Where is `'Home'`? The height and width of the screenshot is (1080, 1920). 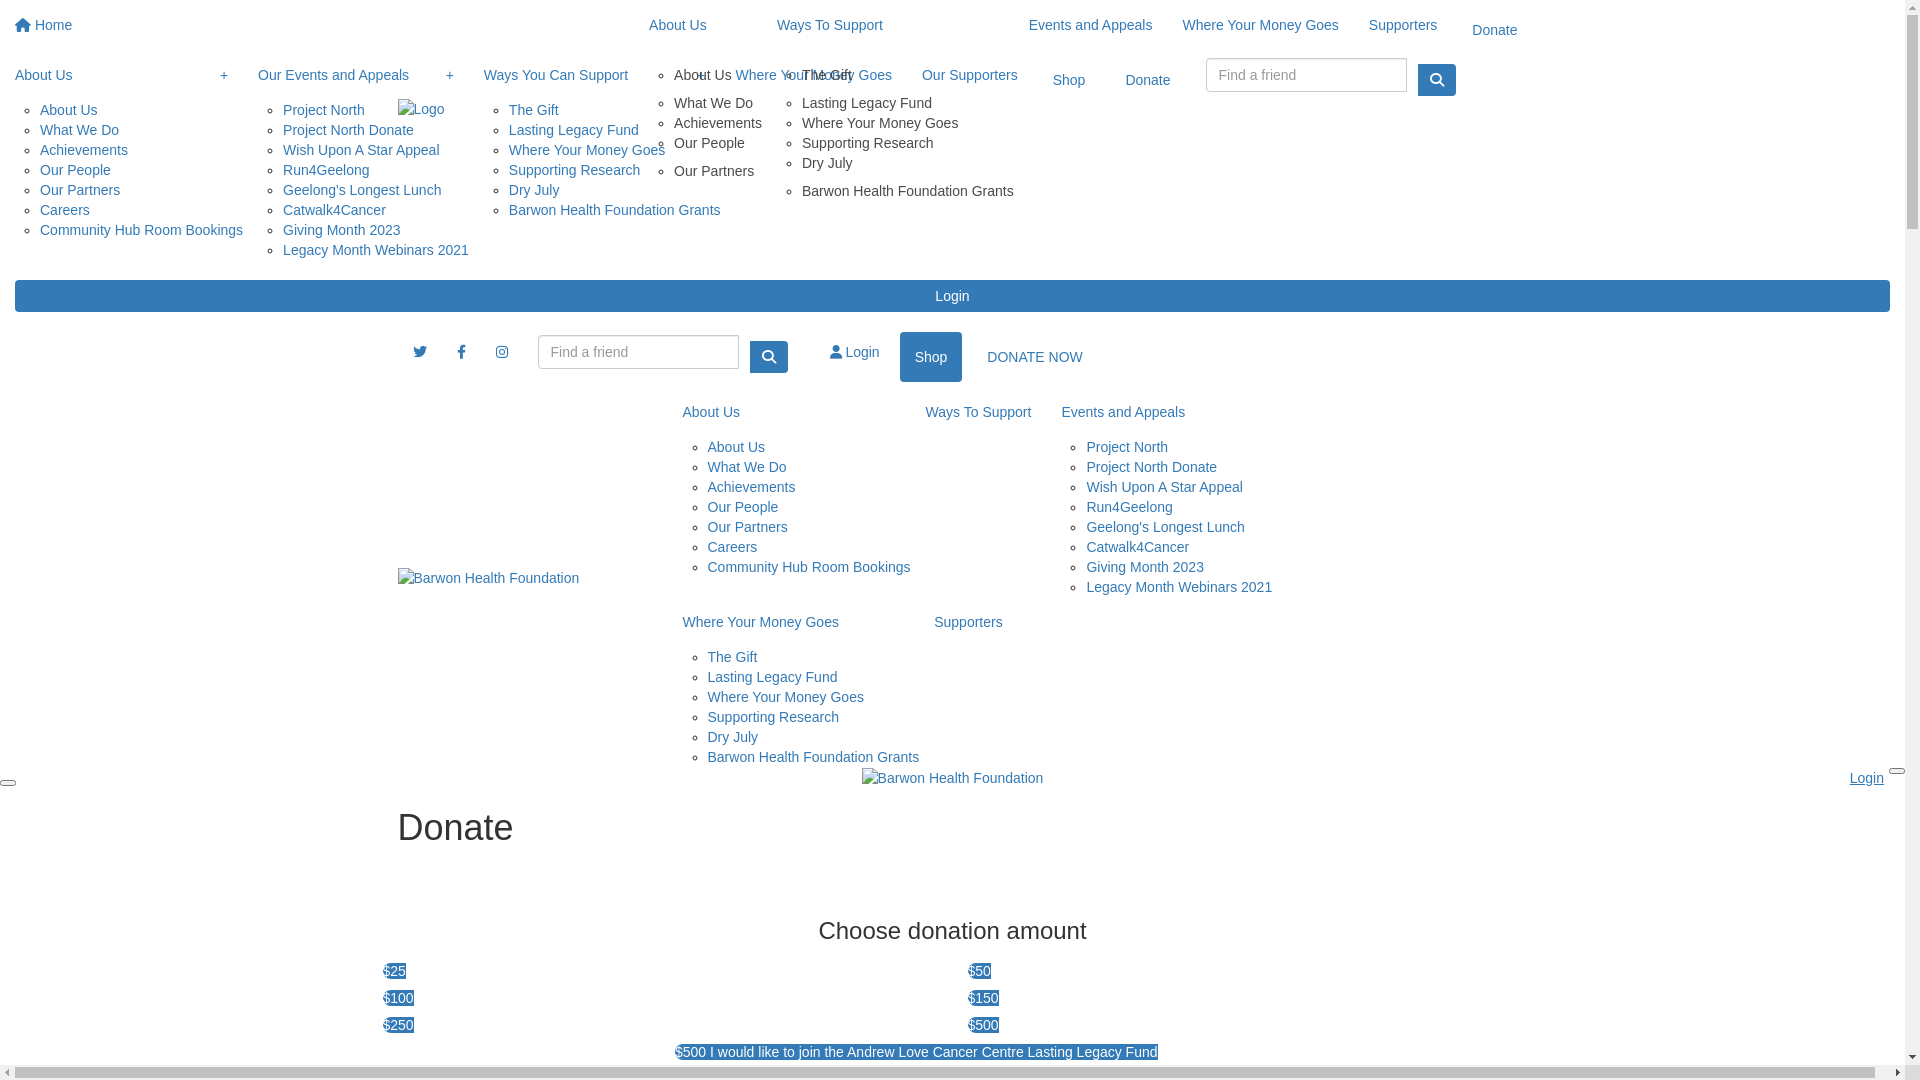
'Home' is located at coordinates (43, 24).